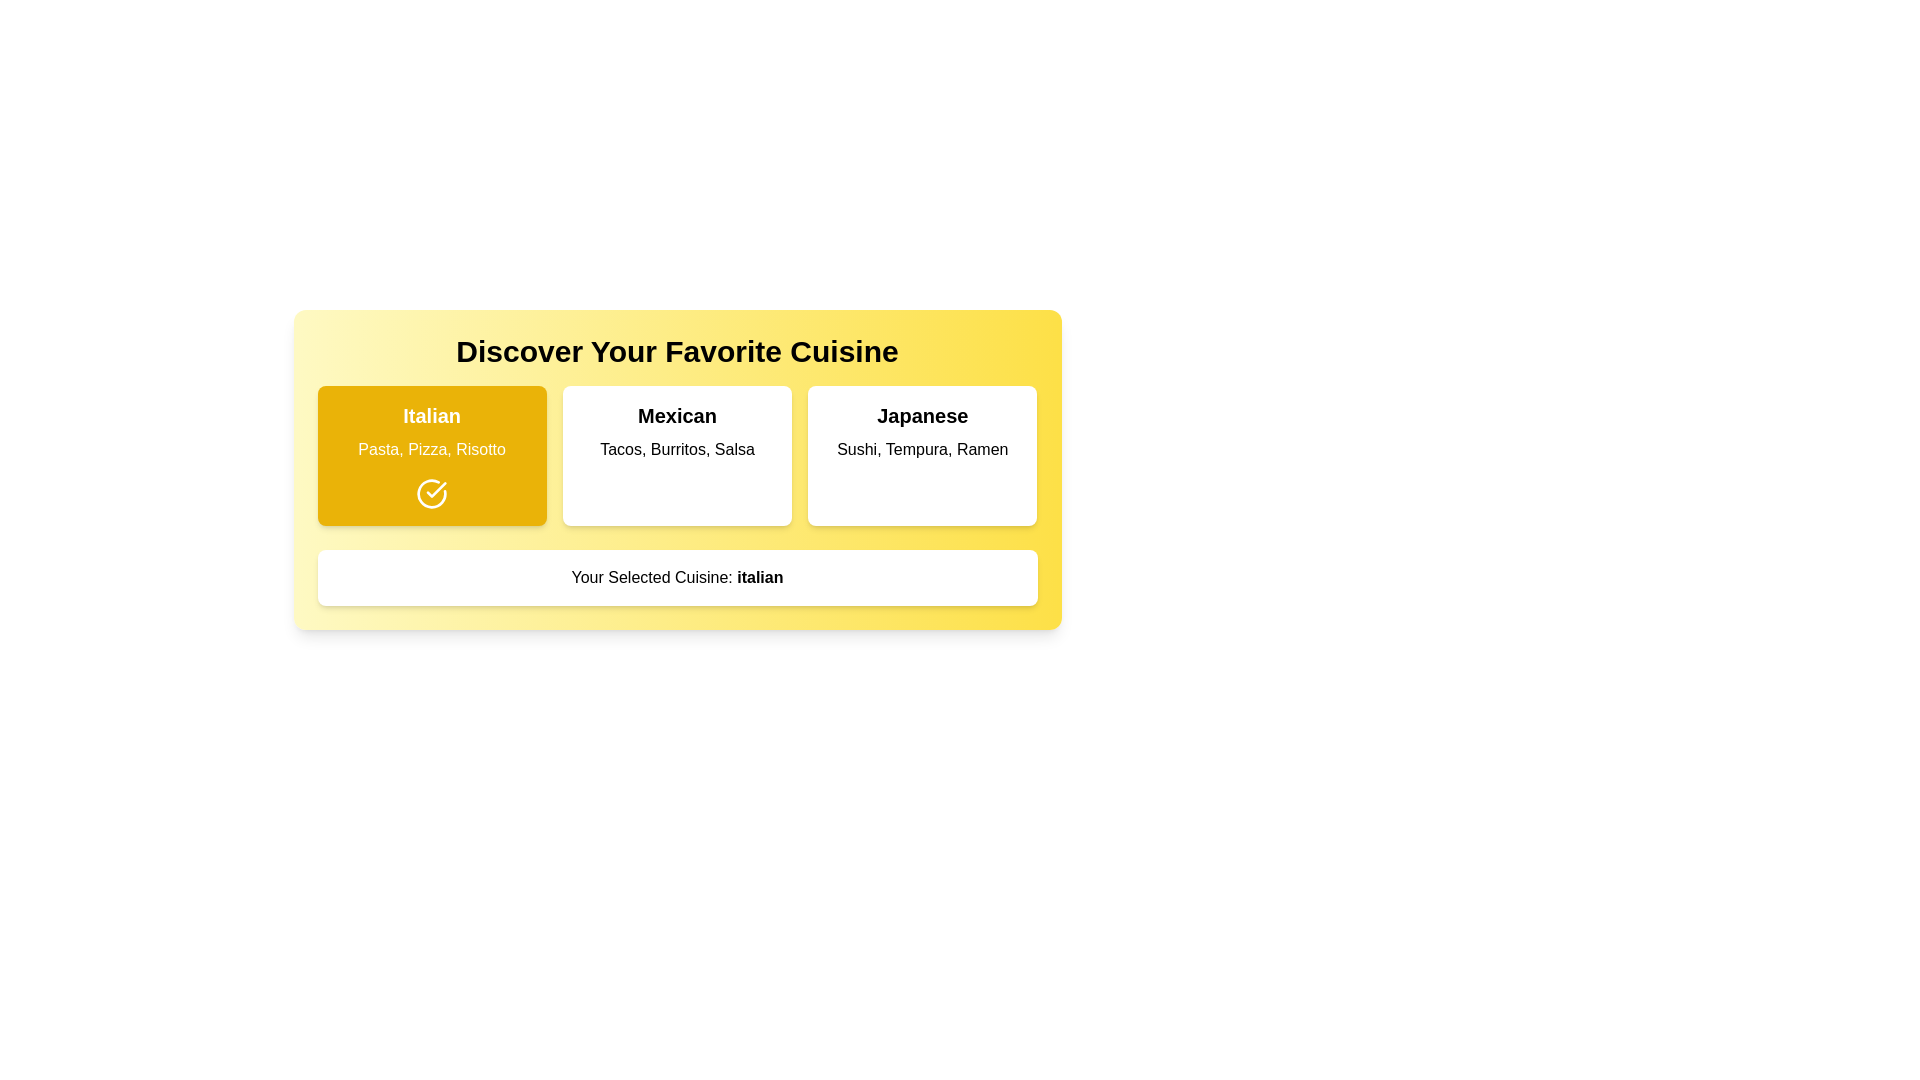 This screenshot has width=1920, height=1080. Describe the element at coordinates (435, 489) in the screenshot. I see `the checkmark icon located in the lower-right quadrant of the Italian cuisine card, which is part of a larger SVG icon with a circular outline` at that location.